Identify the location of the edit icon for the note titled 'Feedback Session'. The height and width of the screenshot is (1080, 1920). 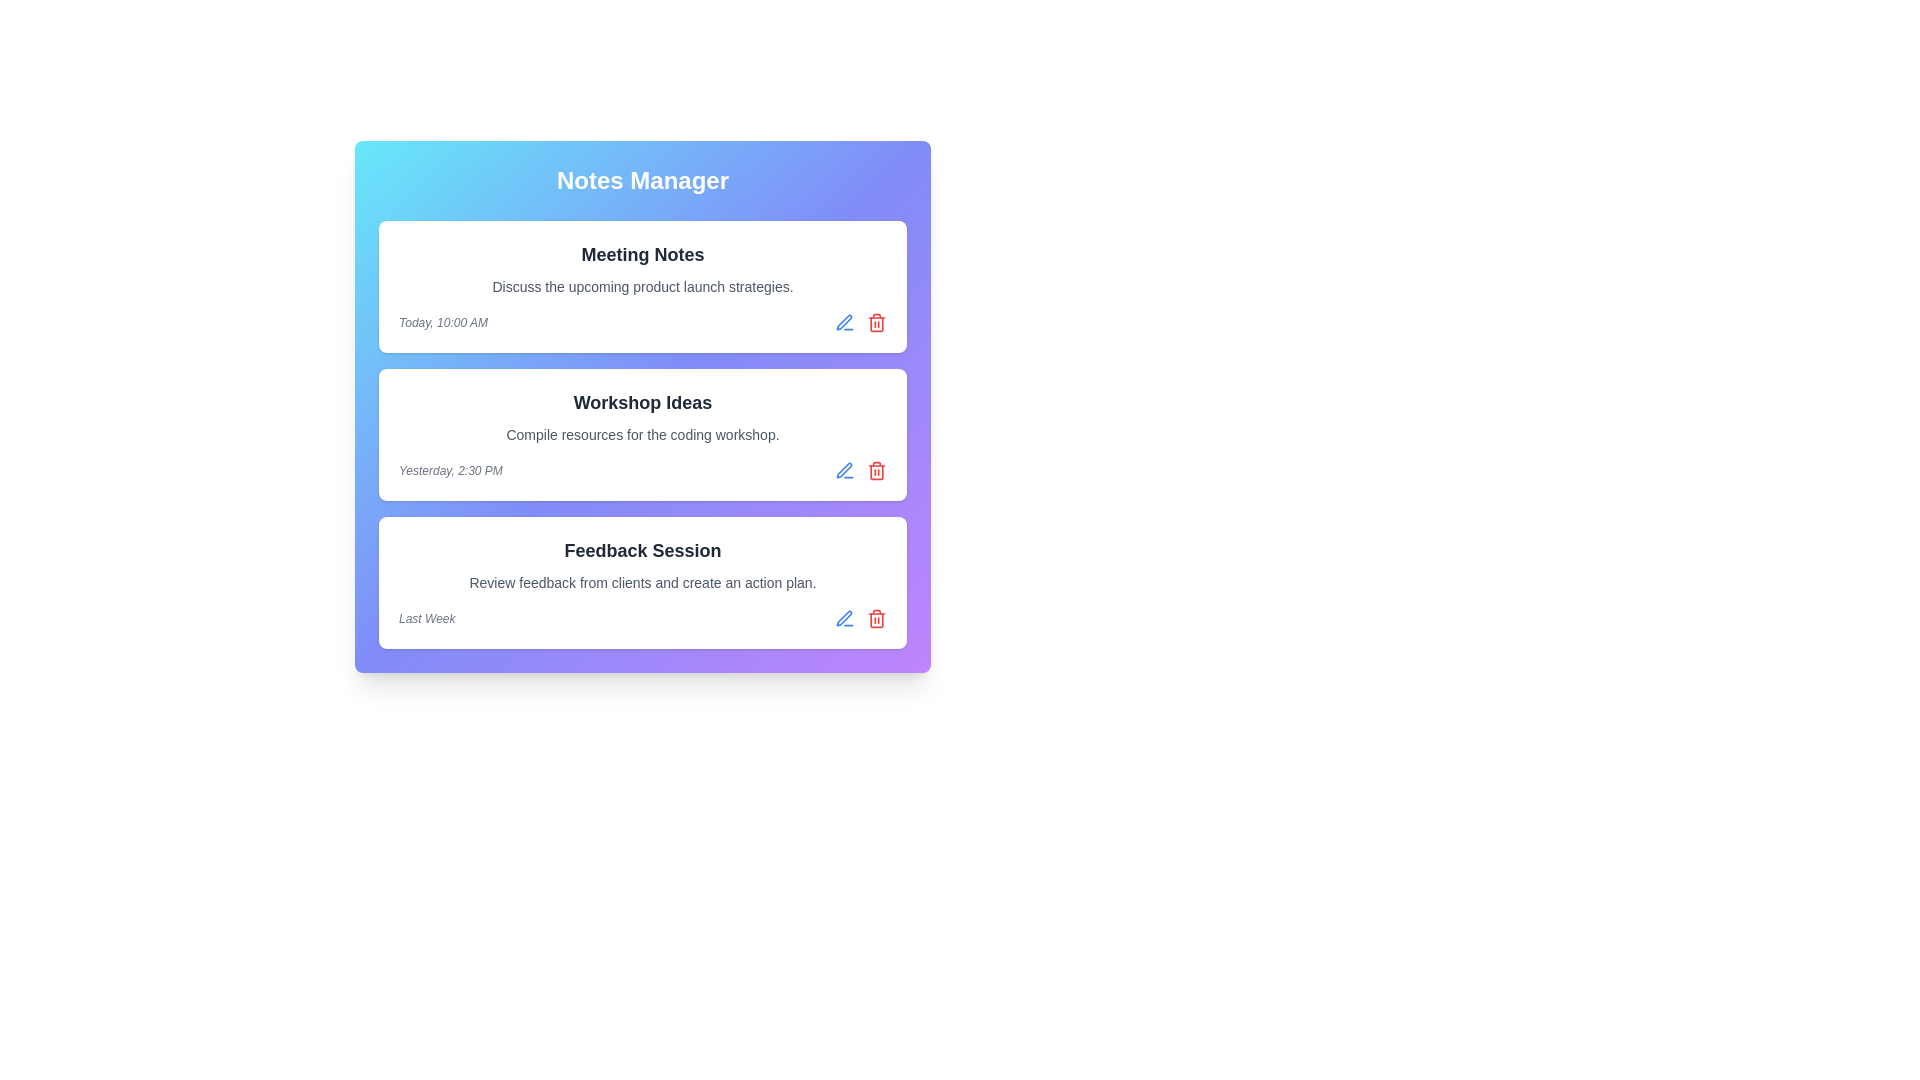
(844, 617).